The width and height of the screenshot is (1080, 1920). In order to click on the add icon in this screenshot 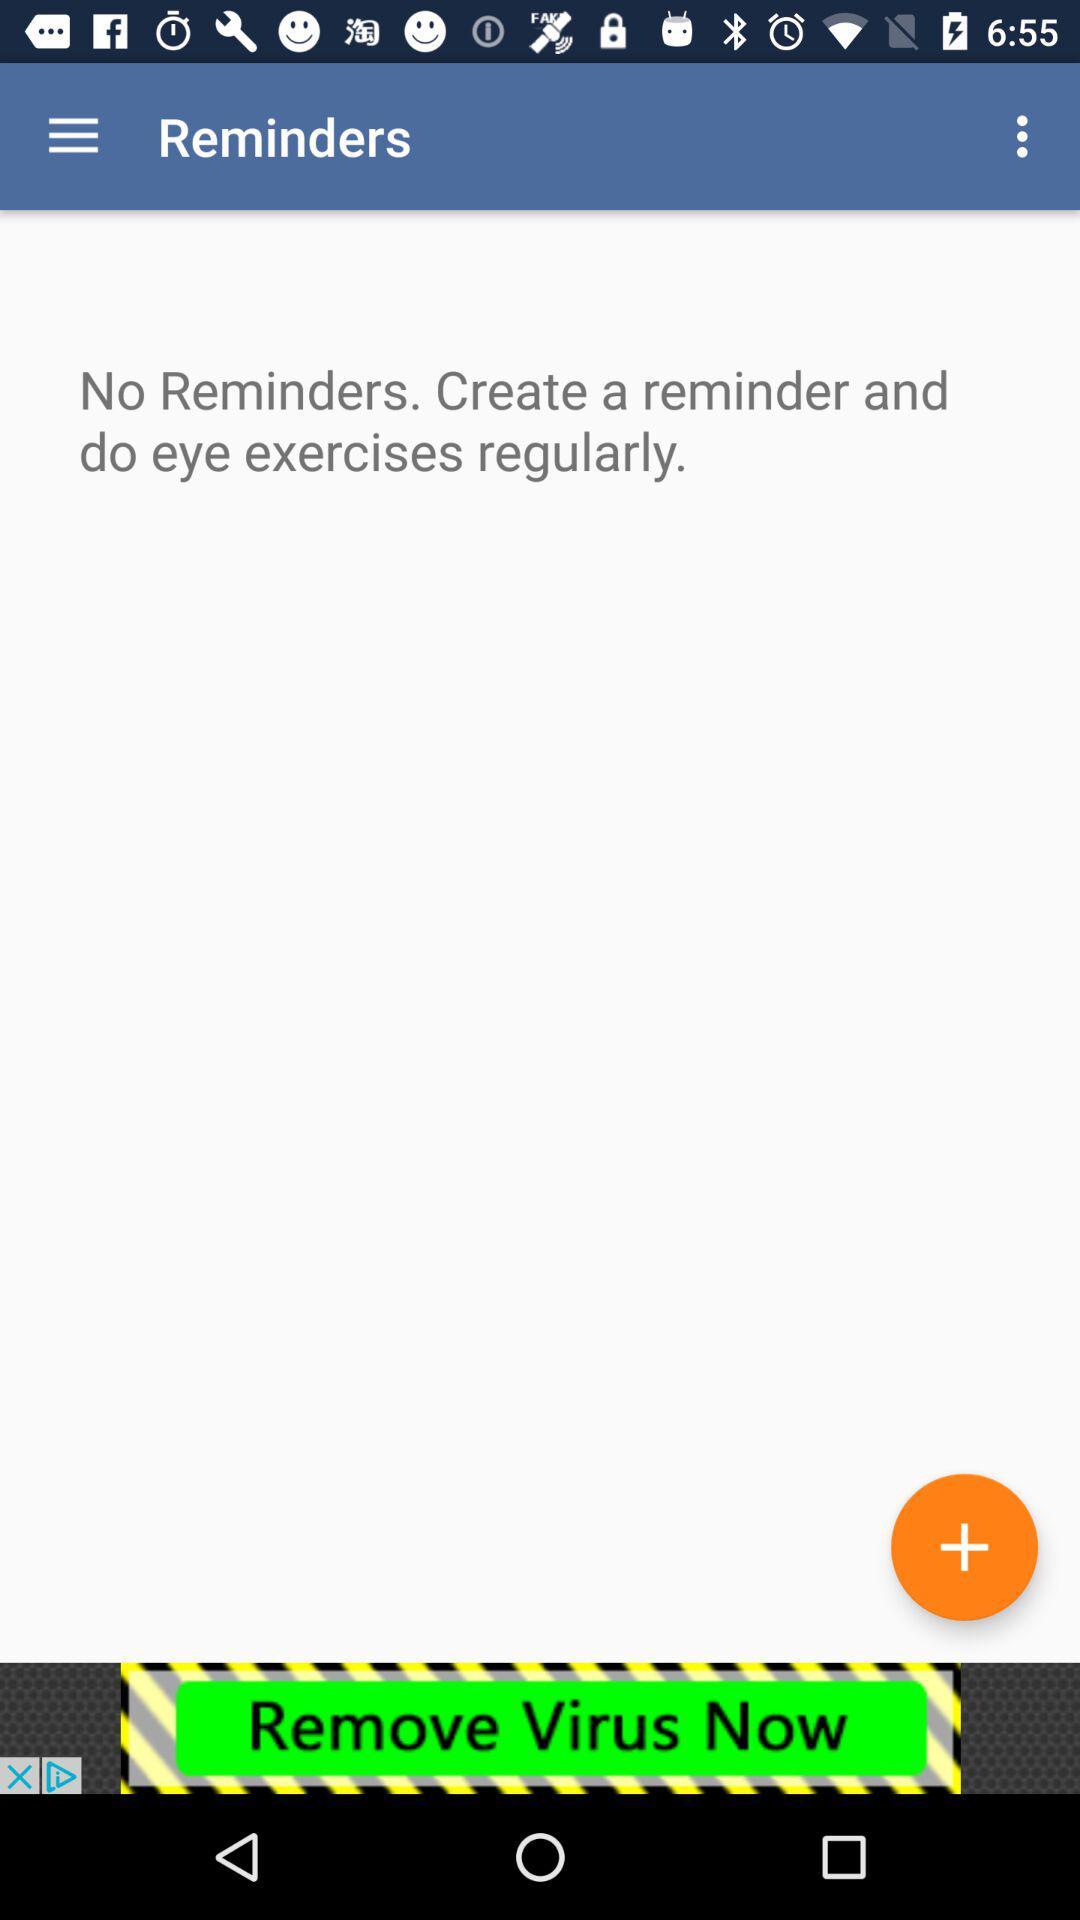, I will do `click(963, 1546)`.